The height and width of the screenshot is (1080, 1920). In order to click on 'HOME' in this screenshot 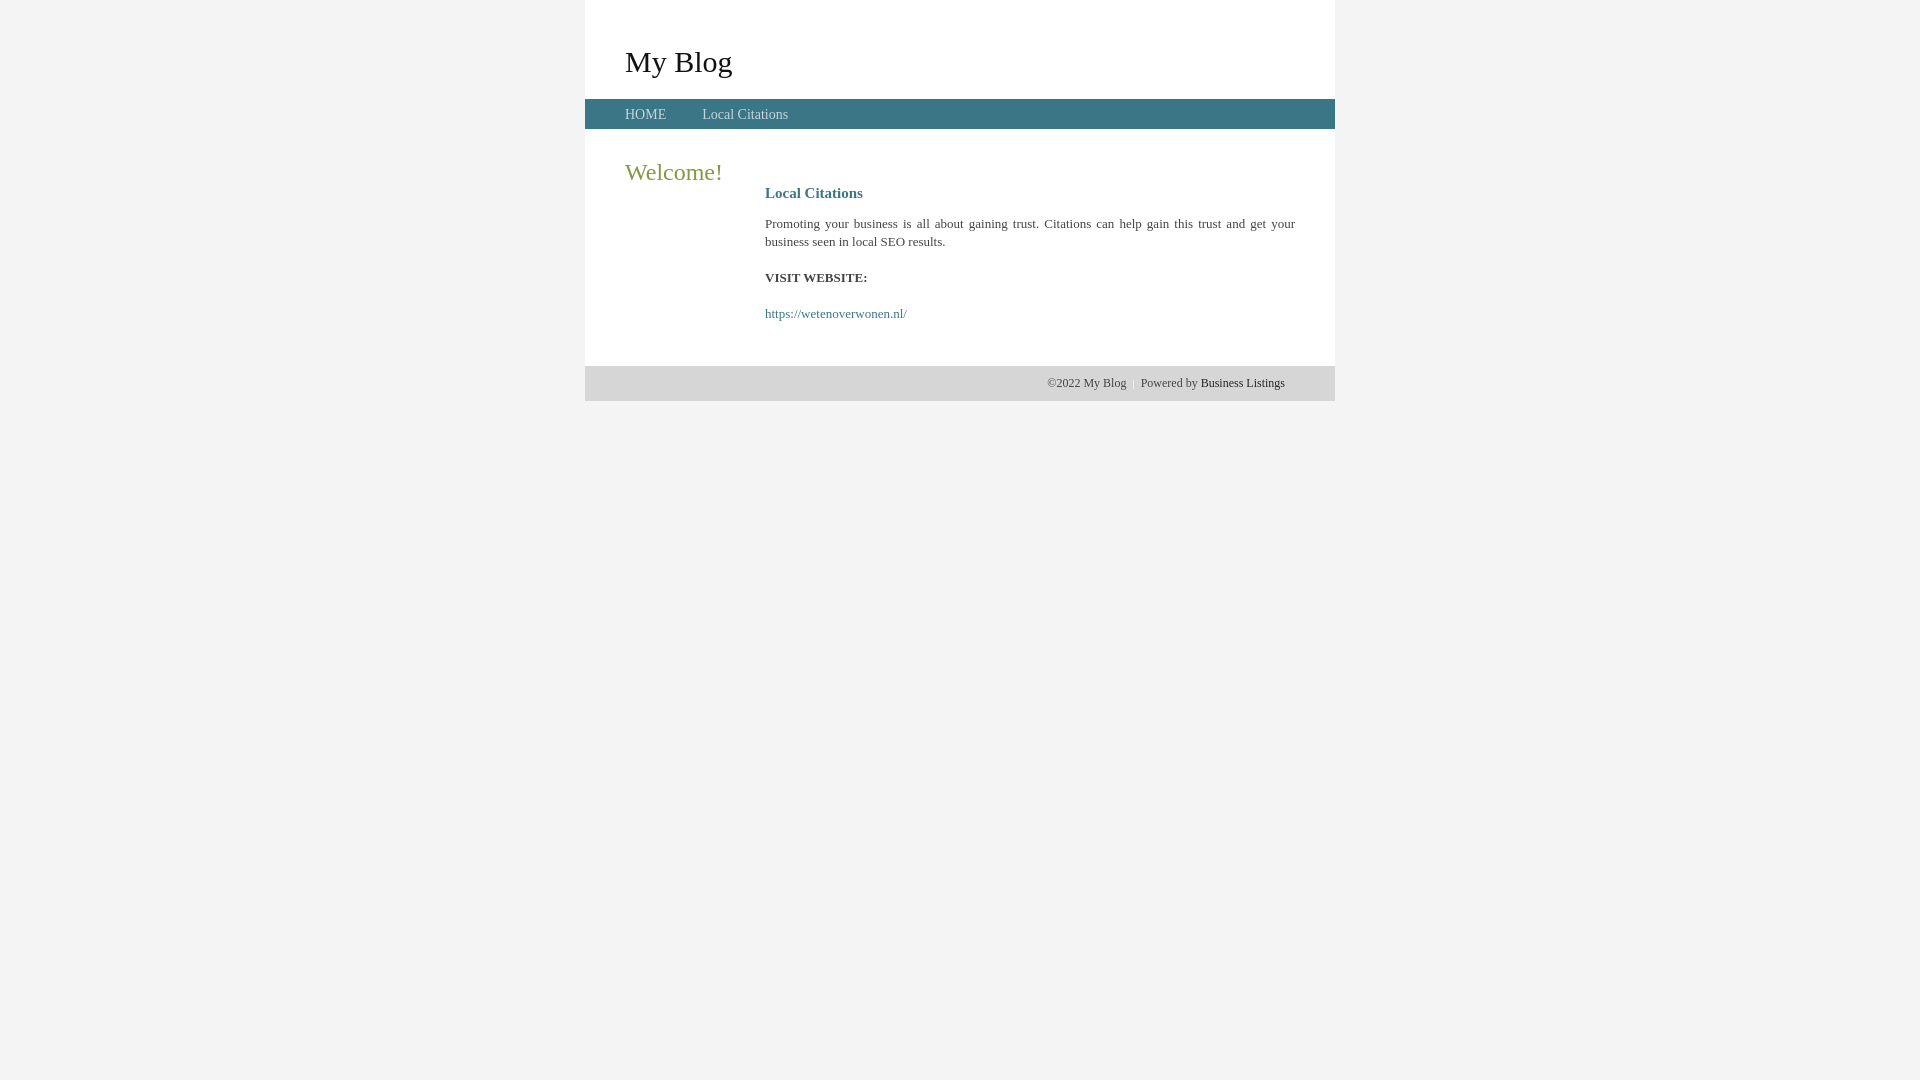, I will do `click(645, 114)`.